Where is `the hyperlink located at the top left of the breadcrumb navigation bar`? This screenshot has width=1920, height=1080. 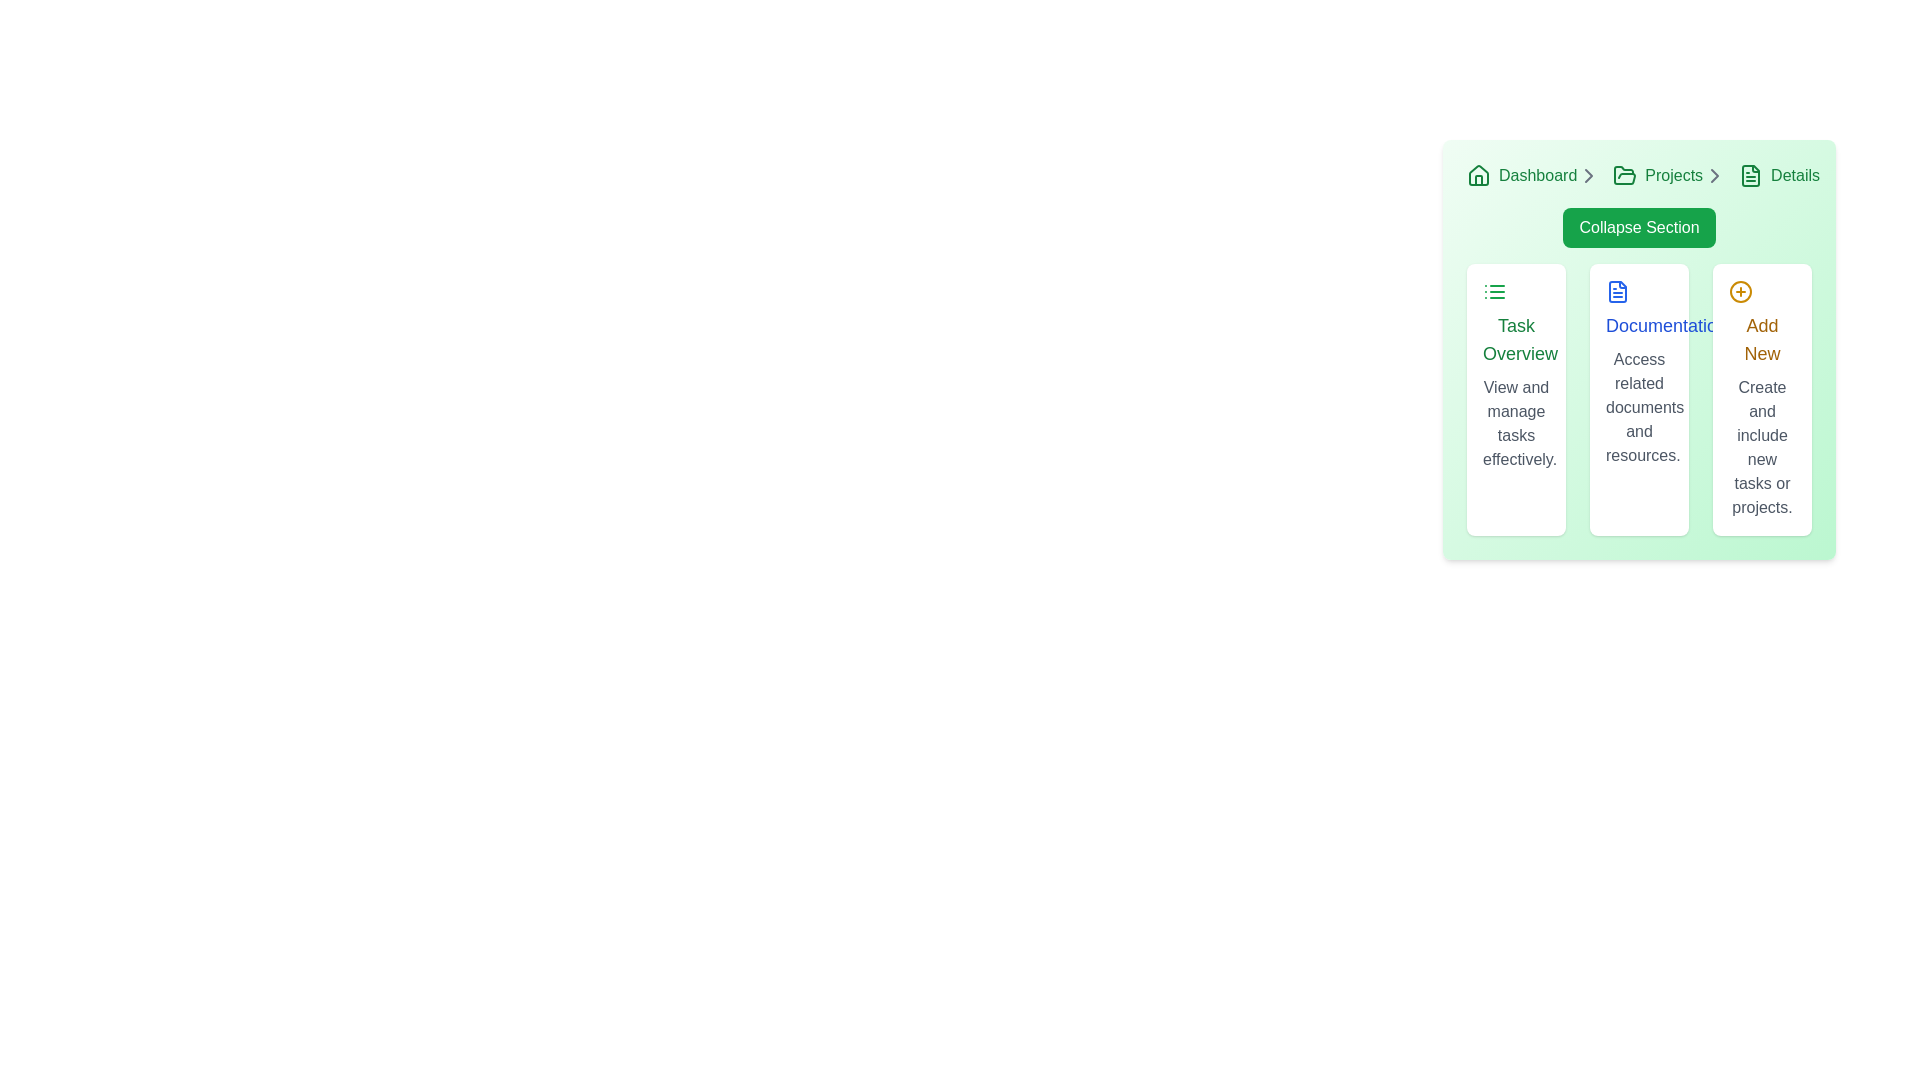 the hyperlink located at the top left of the breadcrumb navigation bar is located at coordinates (1521, 175).